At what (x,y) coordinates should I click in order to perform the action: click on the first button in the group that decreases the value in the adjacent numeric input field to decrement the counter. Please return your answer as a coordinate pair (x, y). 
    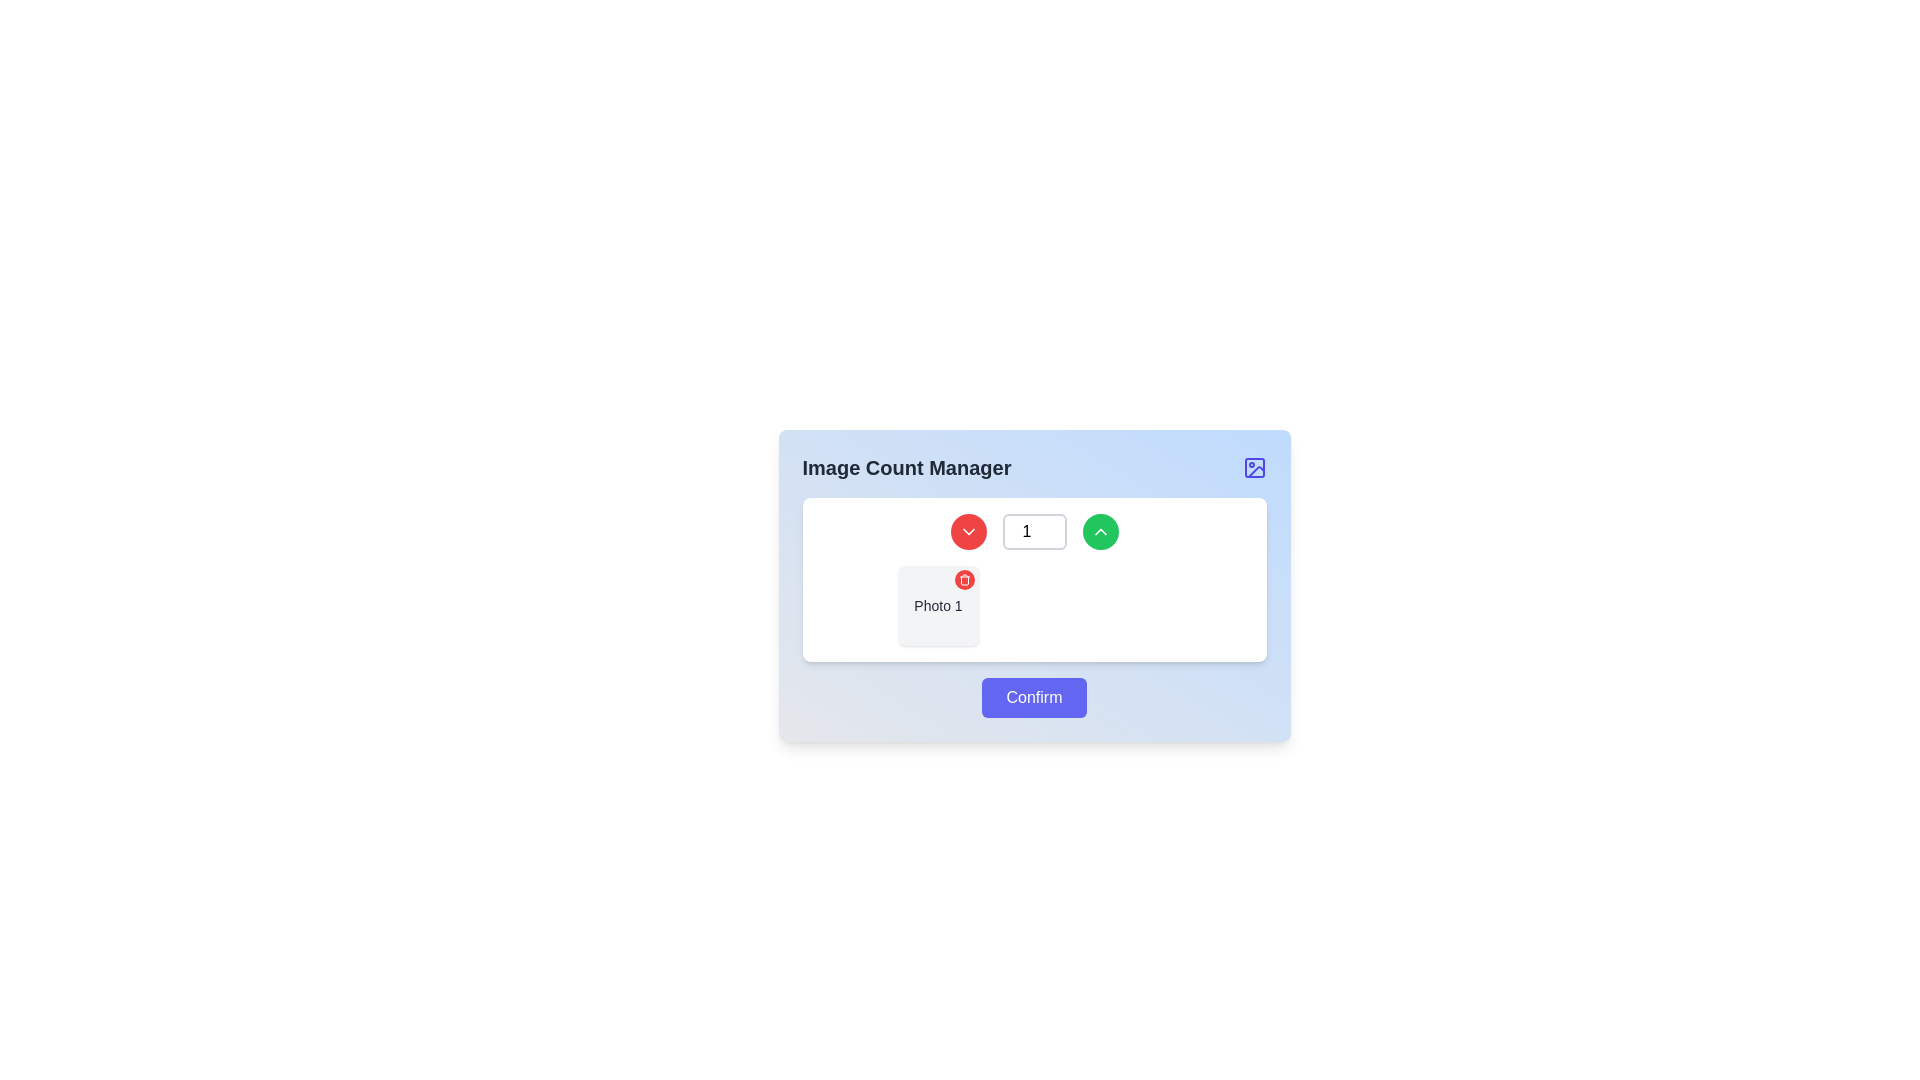
    Looking at the image, I should click on (968, 531).